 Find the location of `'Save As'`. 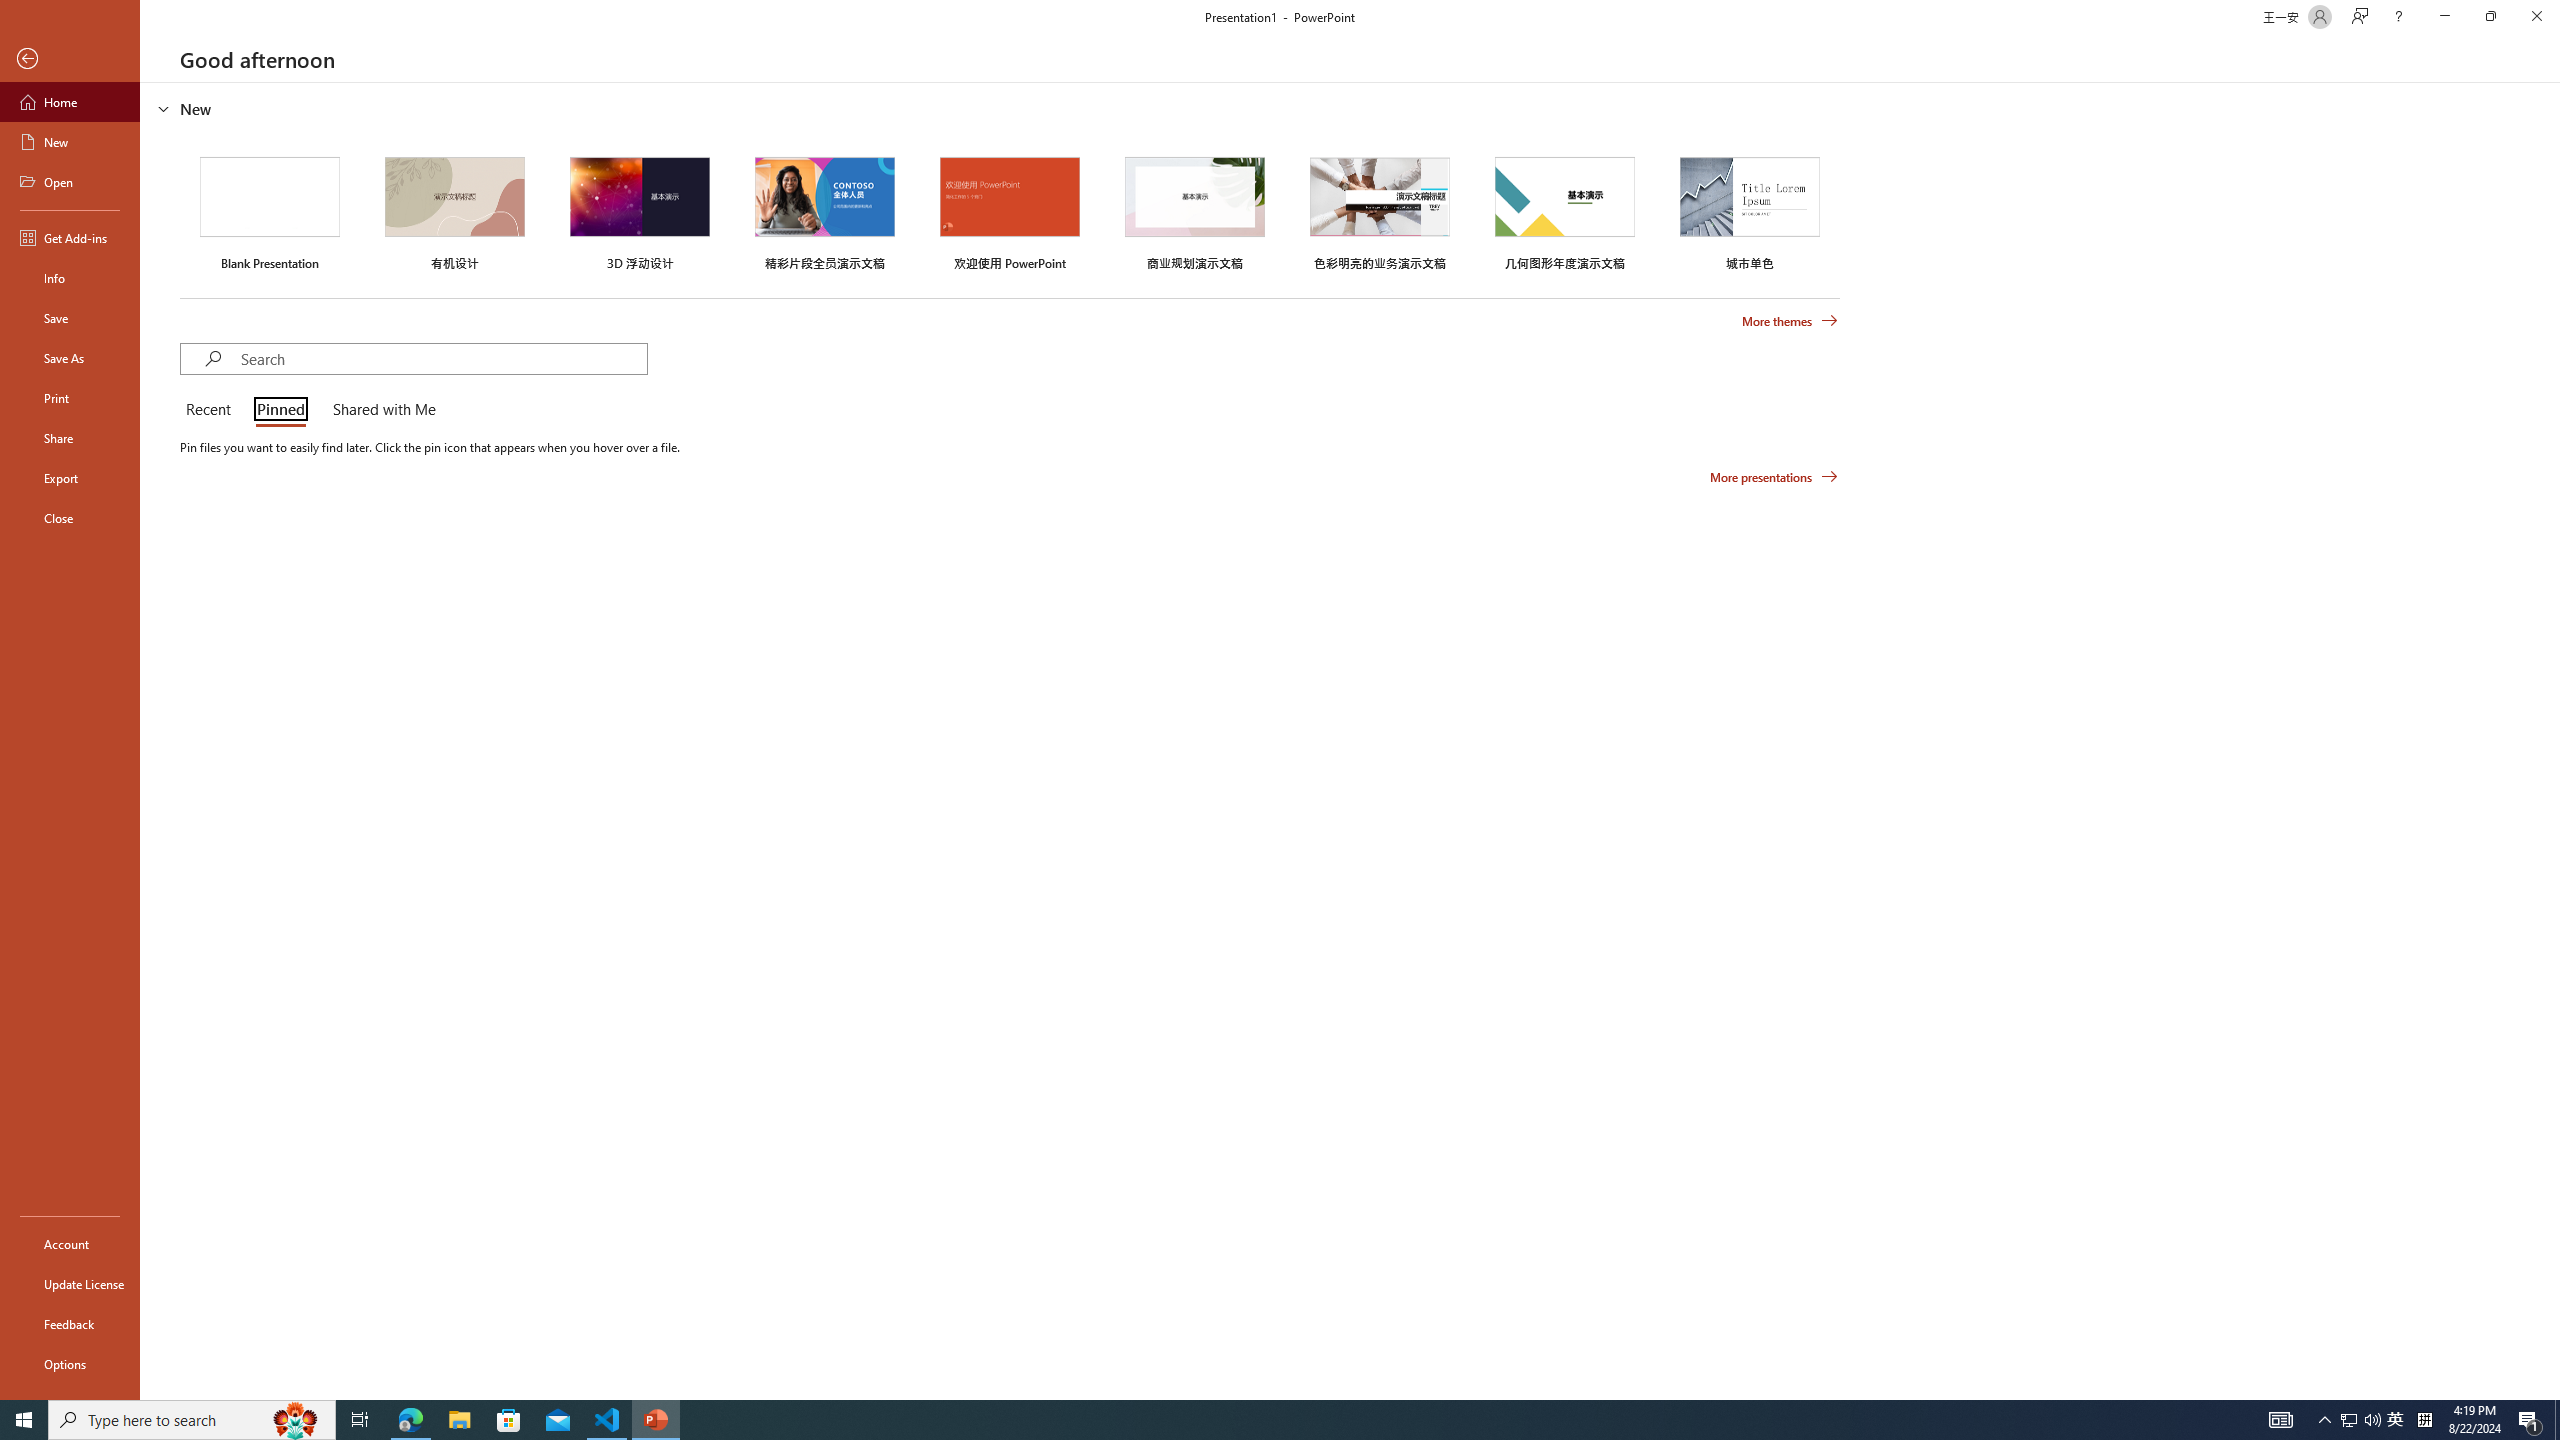

'Save As' is located at coordinates (69, 356).